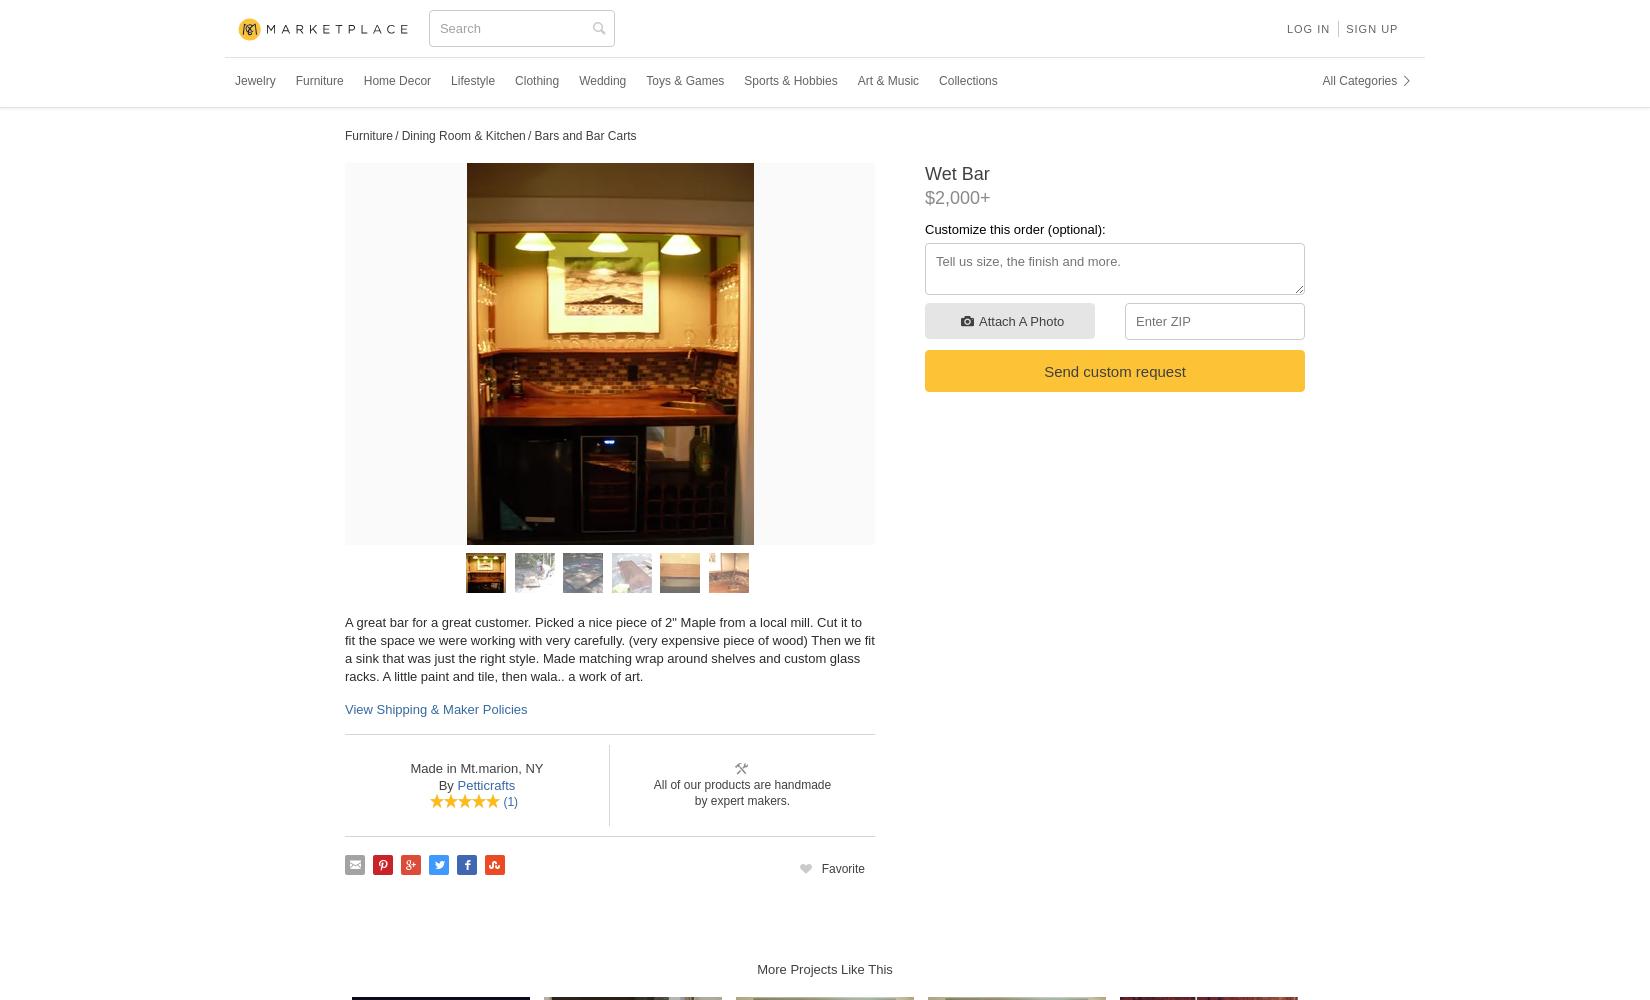 The height and width of the screenshot is (1000, 1650). Describe the element at coordinates (413, 44) in the screenshot. I see `'CustomMade'` at that location.